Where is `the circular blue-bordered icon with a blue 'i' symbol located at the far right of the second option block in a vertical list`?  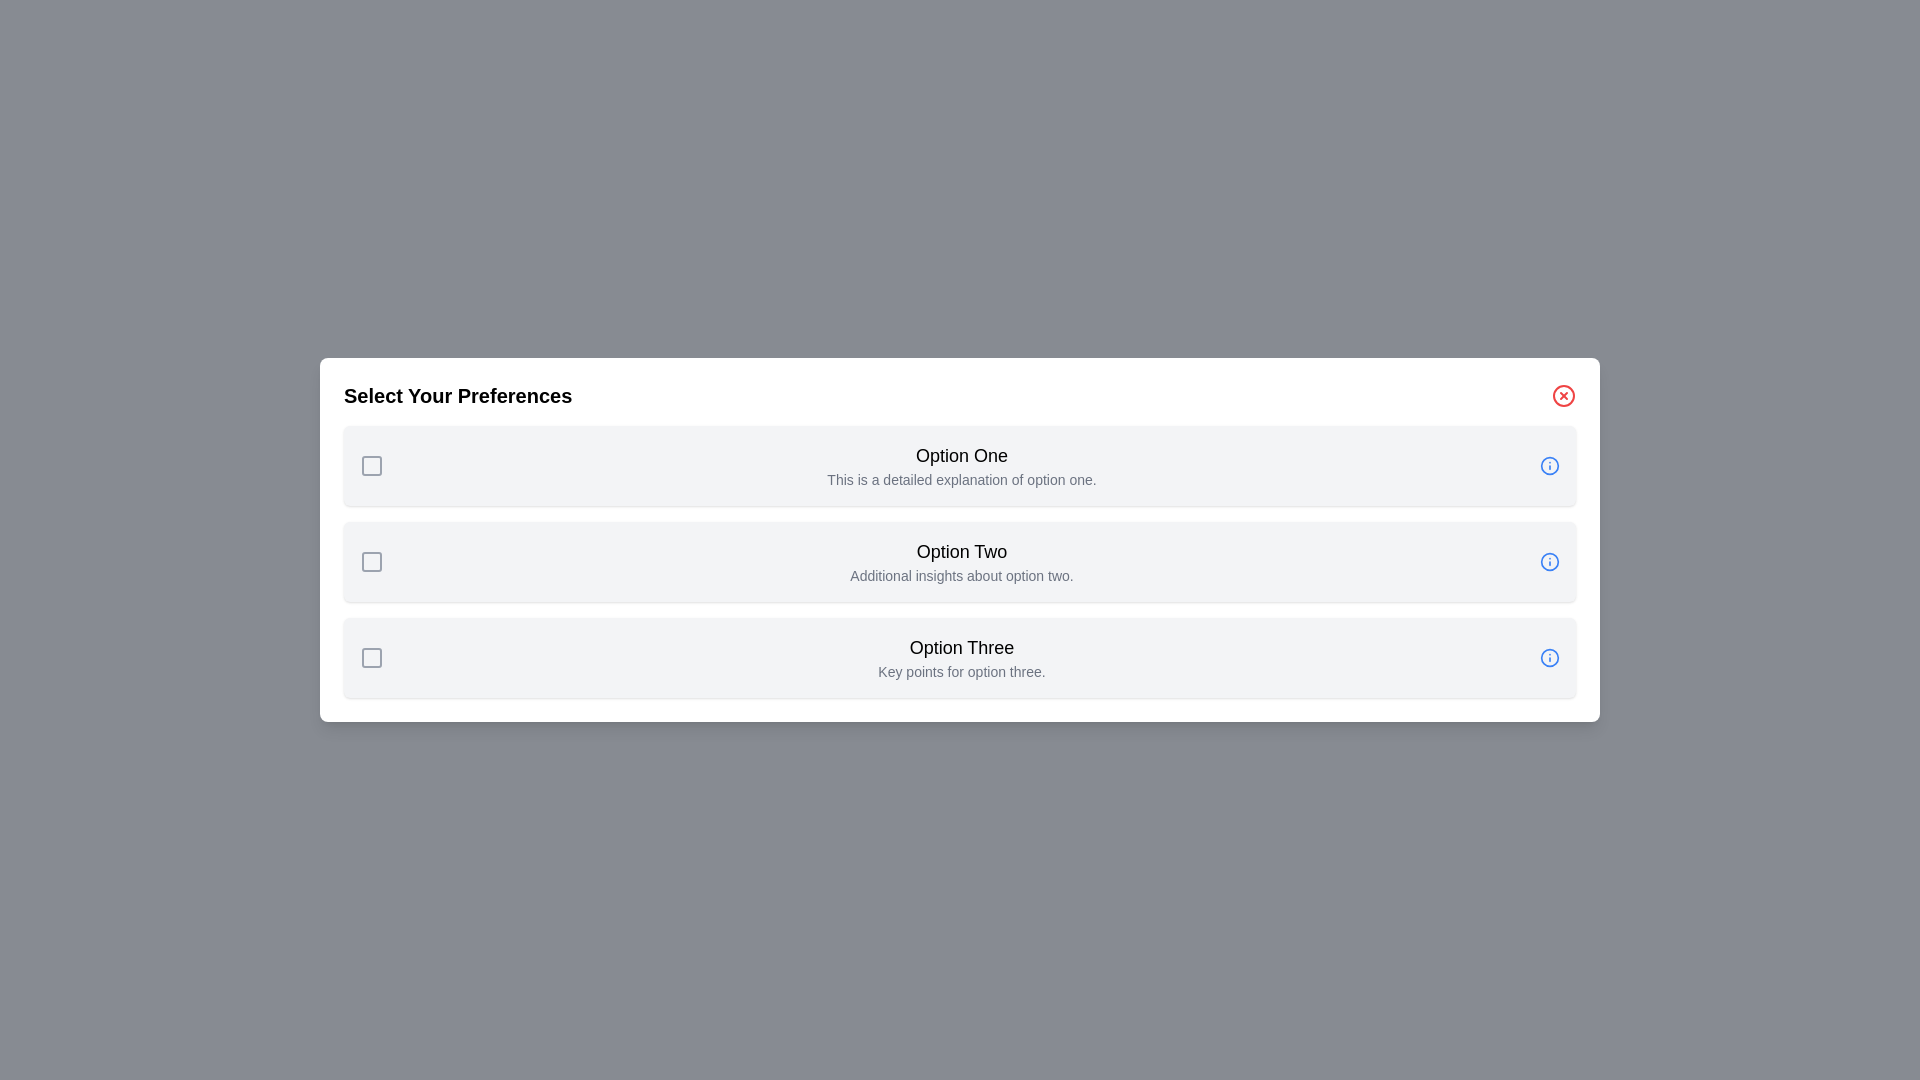 the circular blue-bordered icon with a blue 'i' symbol located at the far right of the second option block in a vertical list is located at coordinates (1549, 562).